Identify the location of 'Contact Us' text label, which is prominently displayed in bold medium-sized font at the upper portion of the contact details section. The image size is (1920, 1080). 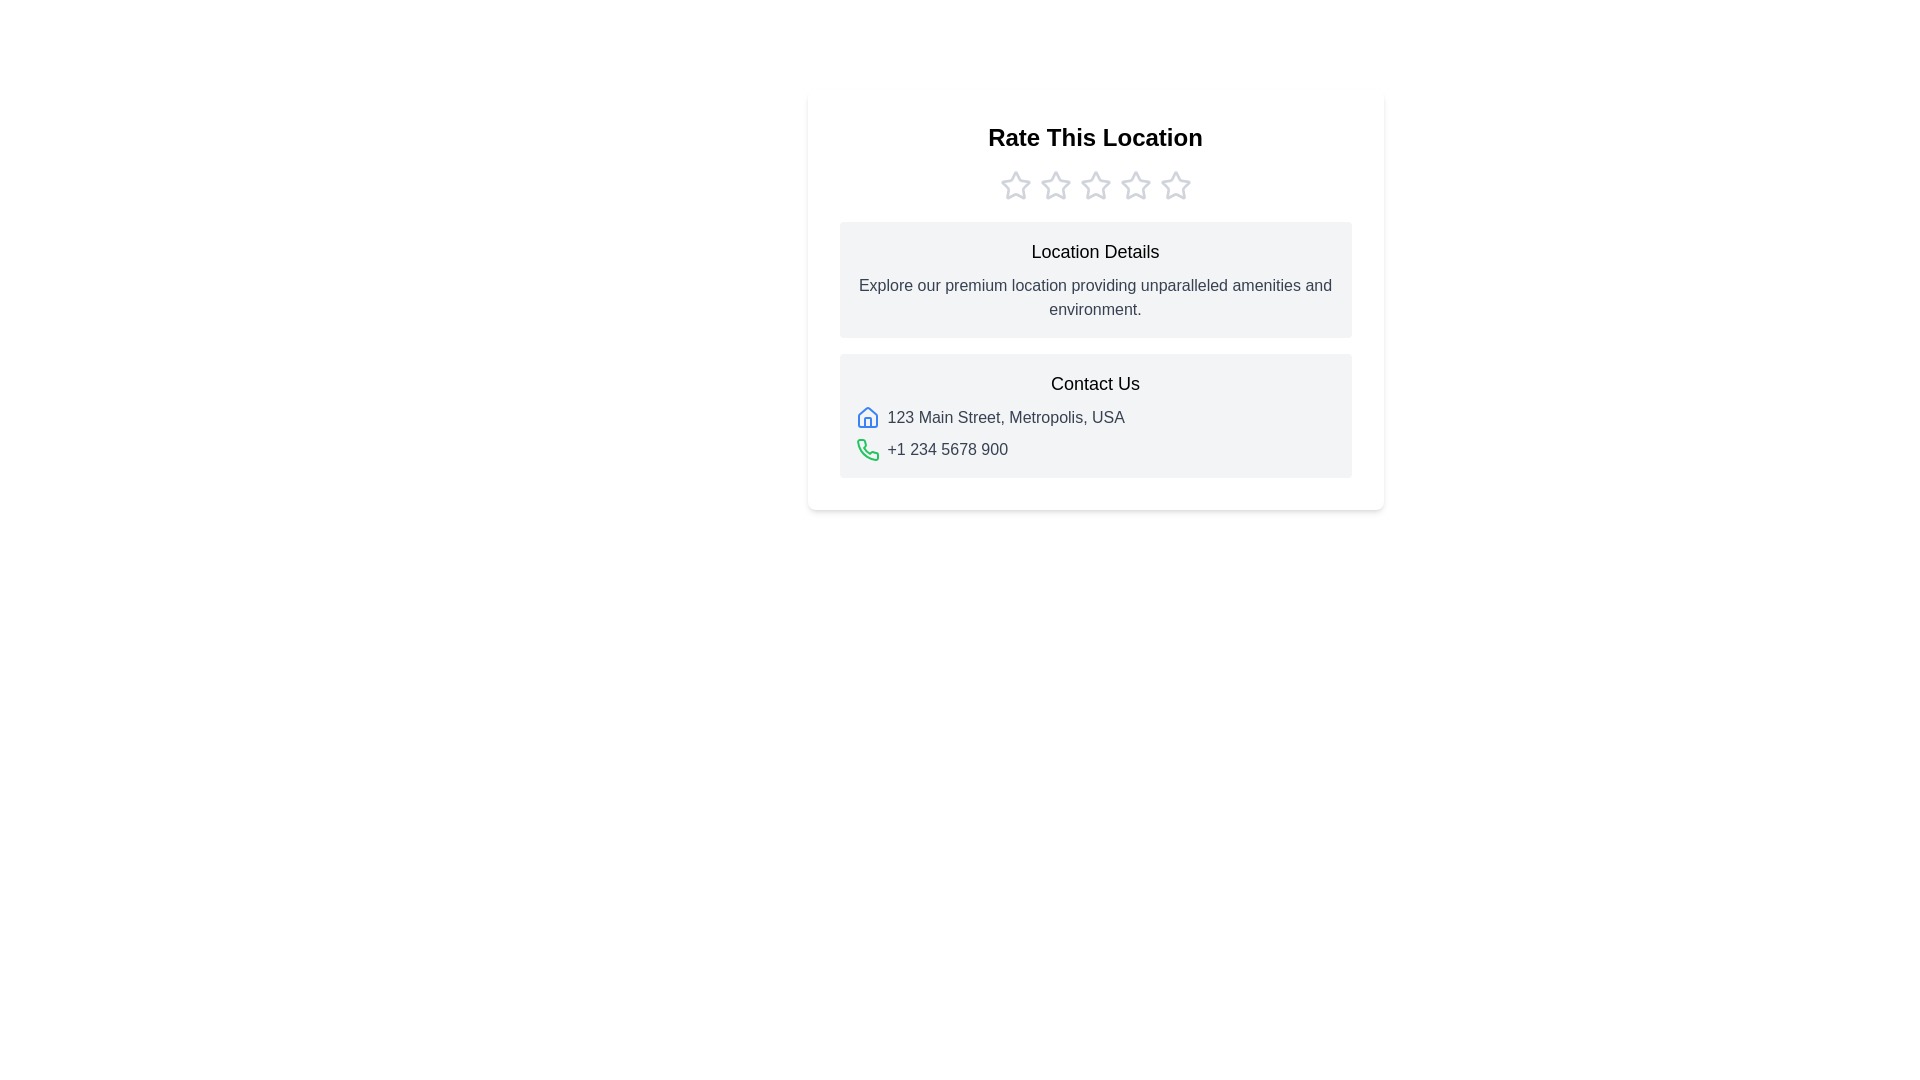
(1094, 384).